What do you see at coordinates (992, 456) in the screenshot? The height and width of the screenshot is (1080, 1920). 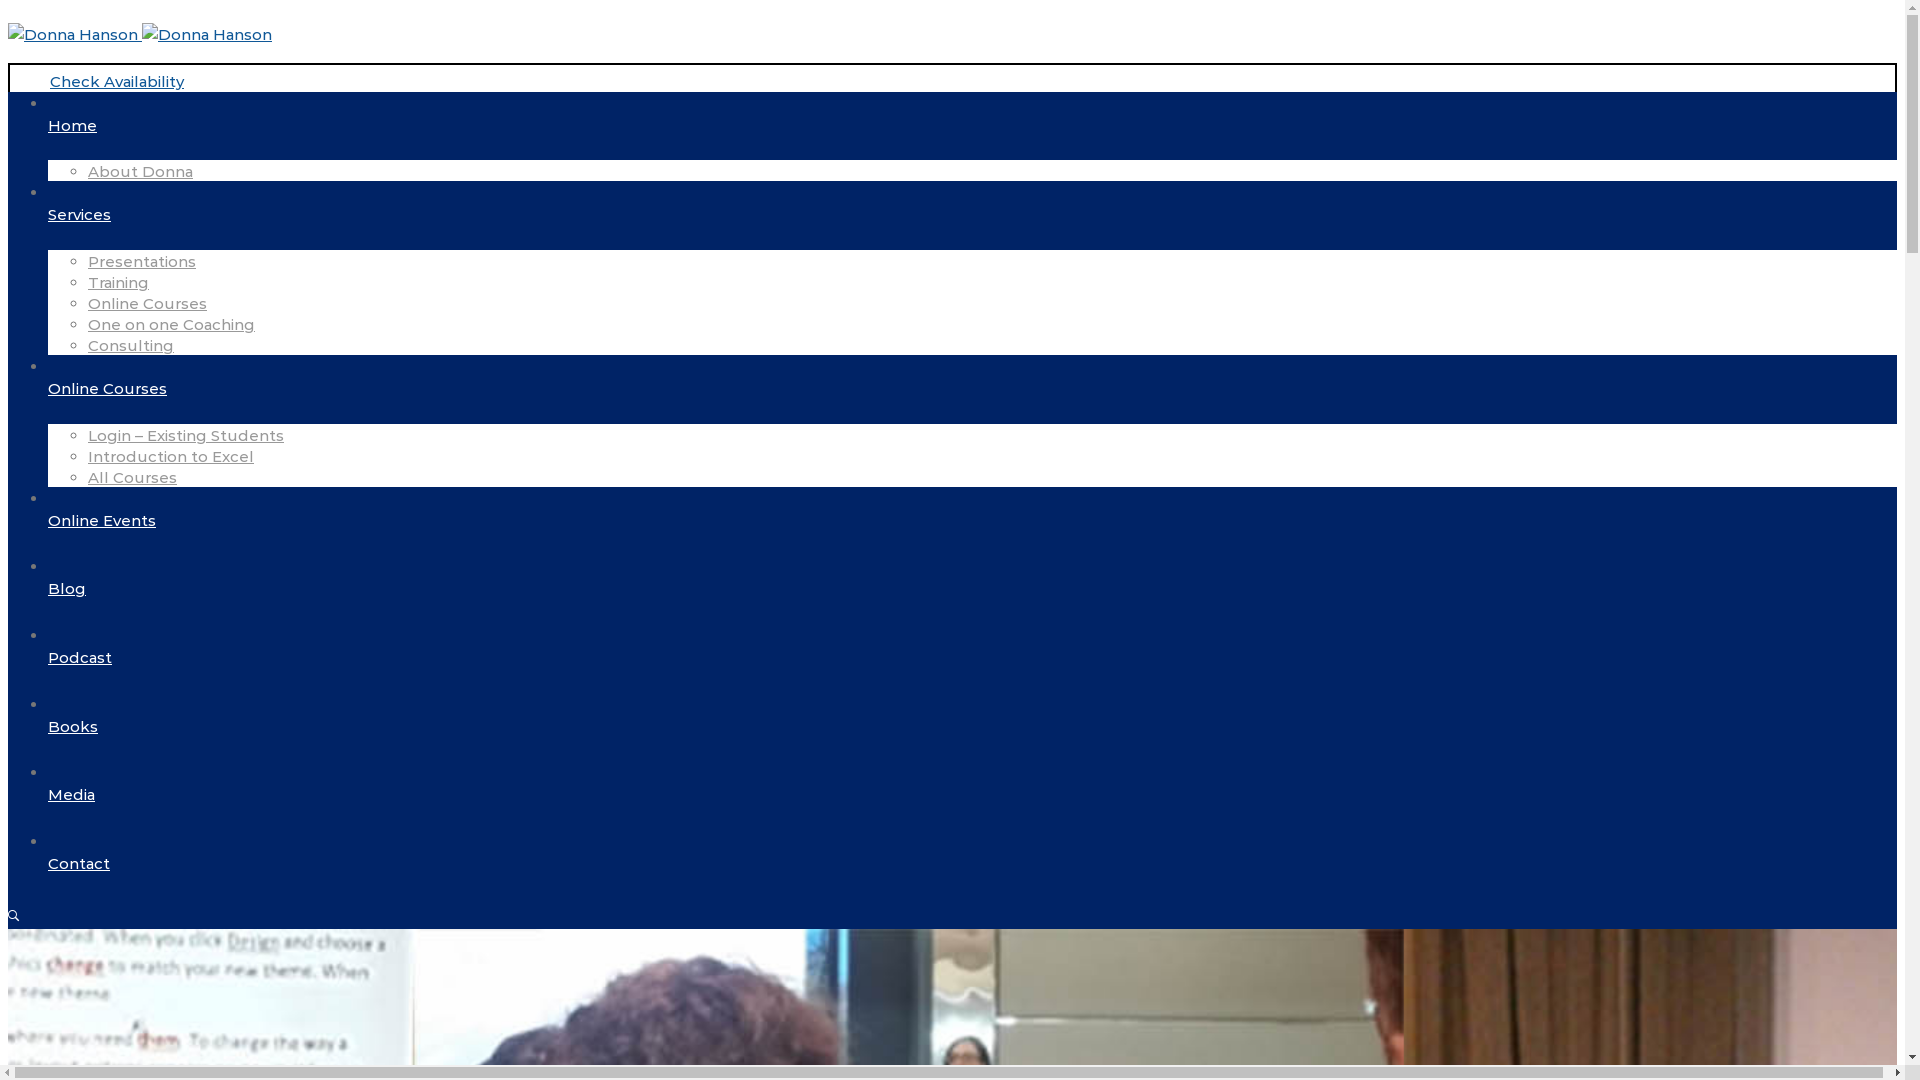 I see `'Introduction to Excel'` at bounding box center [992, 456].